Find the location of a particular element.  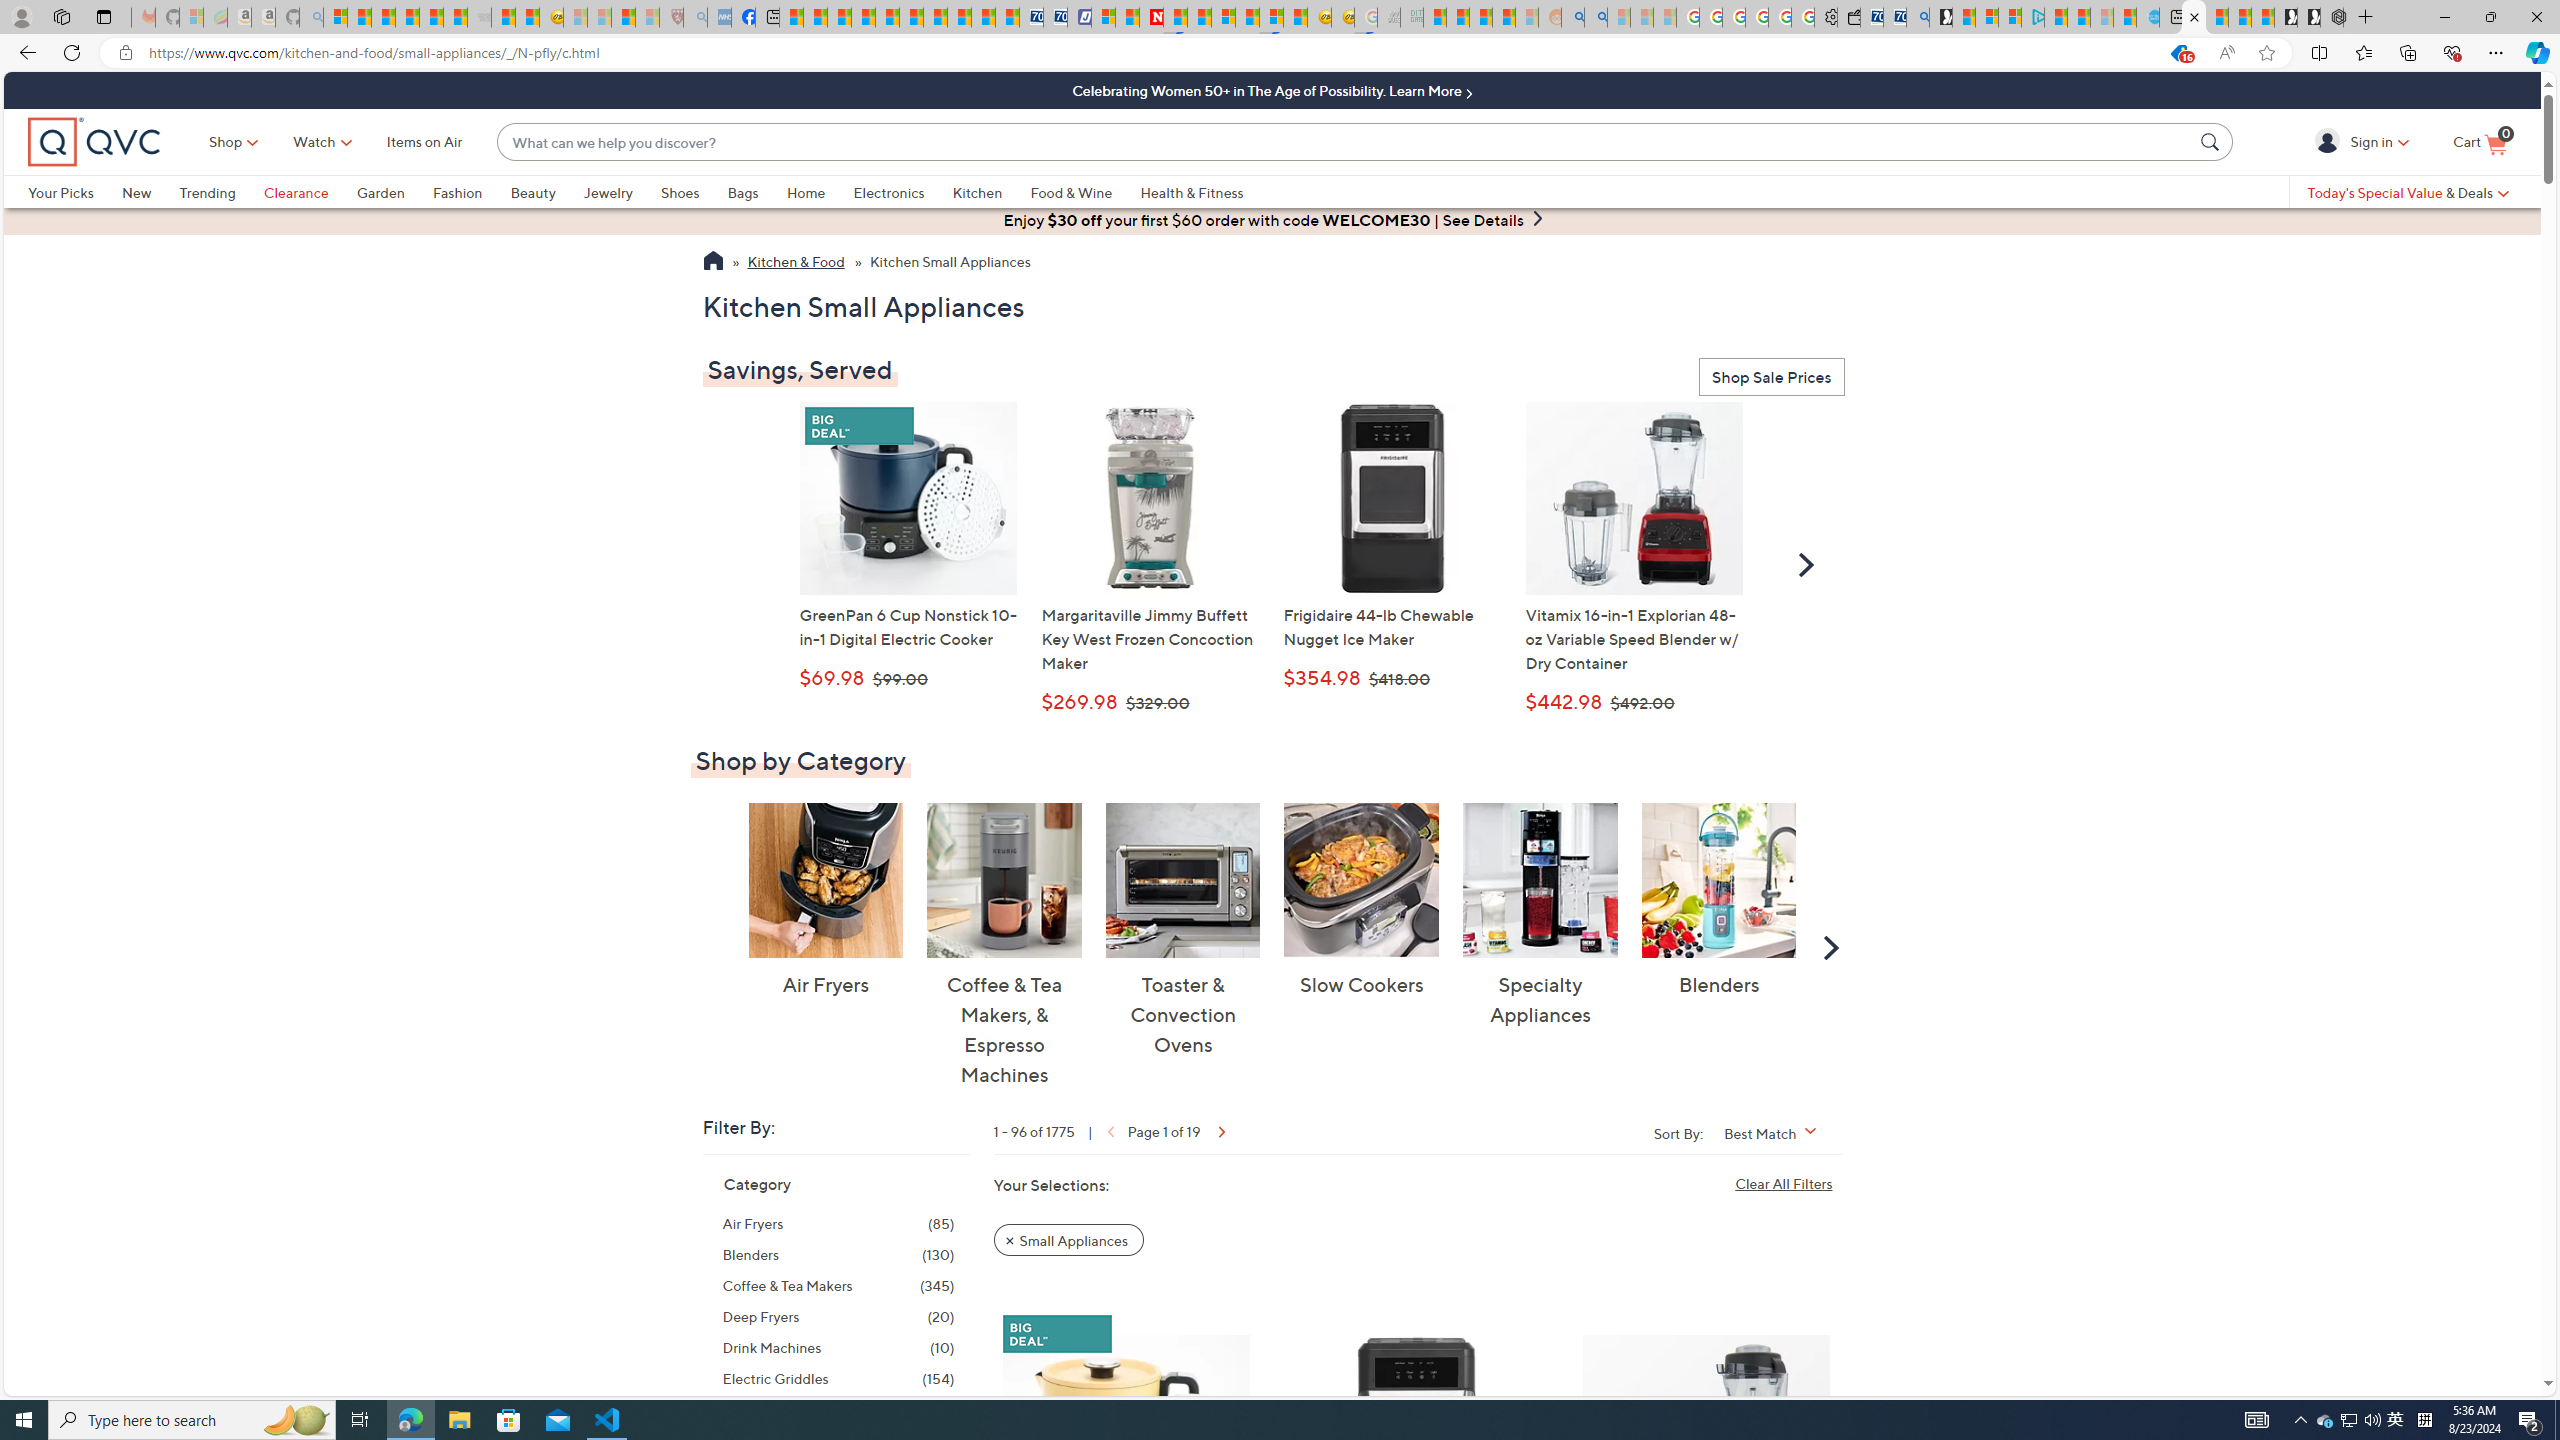

'Electric Griddles, 154 items' is located at coordinates (837, 1378).